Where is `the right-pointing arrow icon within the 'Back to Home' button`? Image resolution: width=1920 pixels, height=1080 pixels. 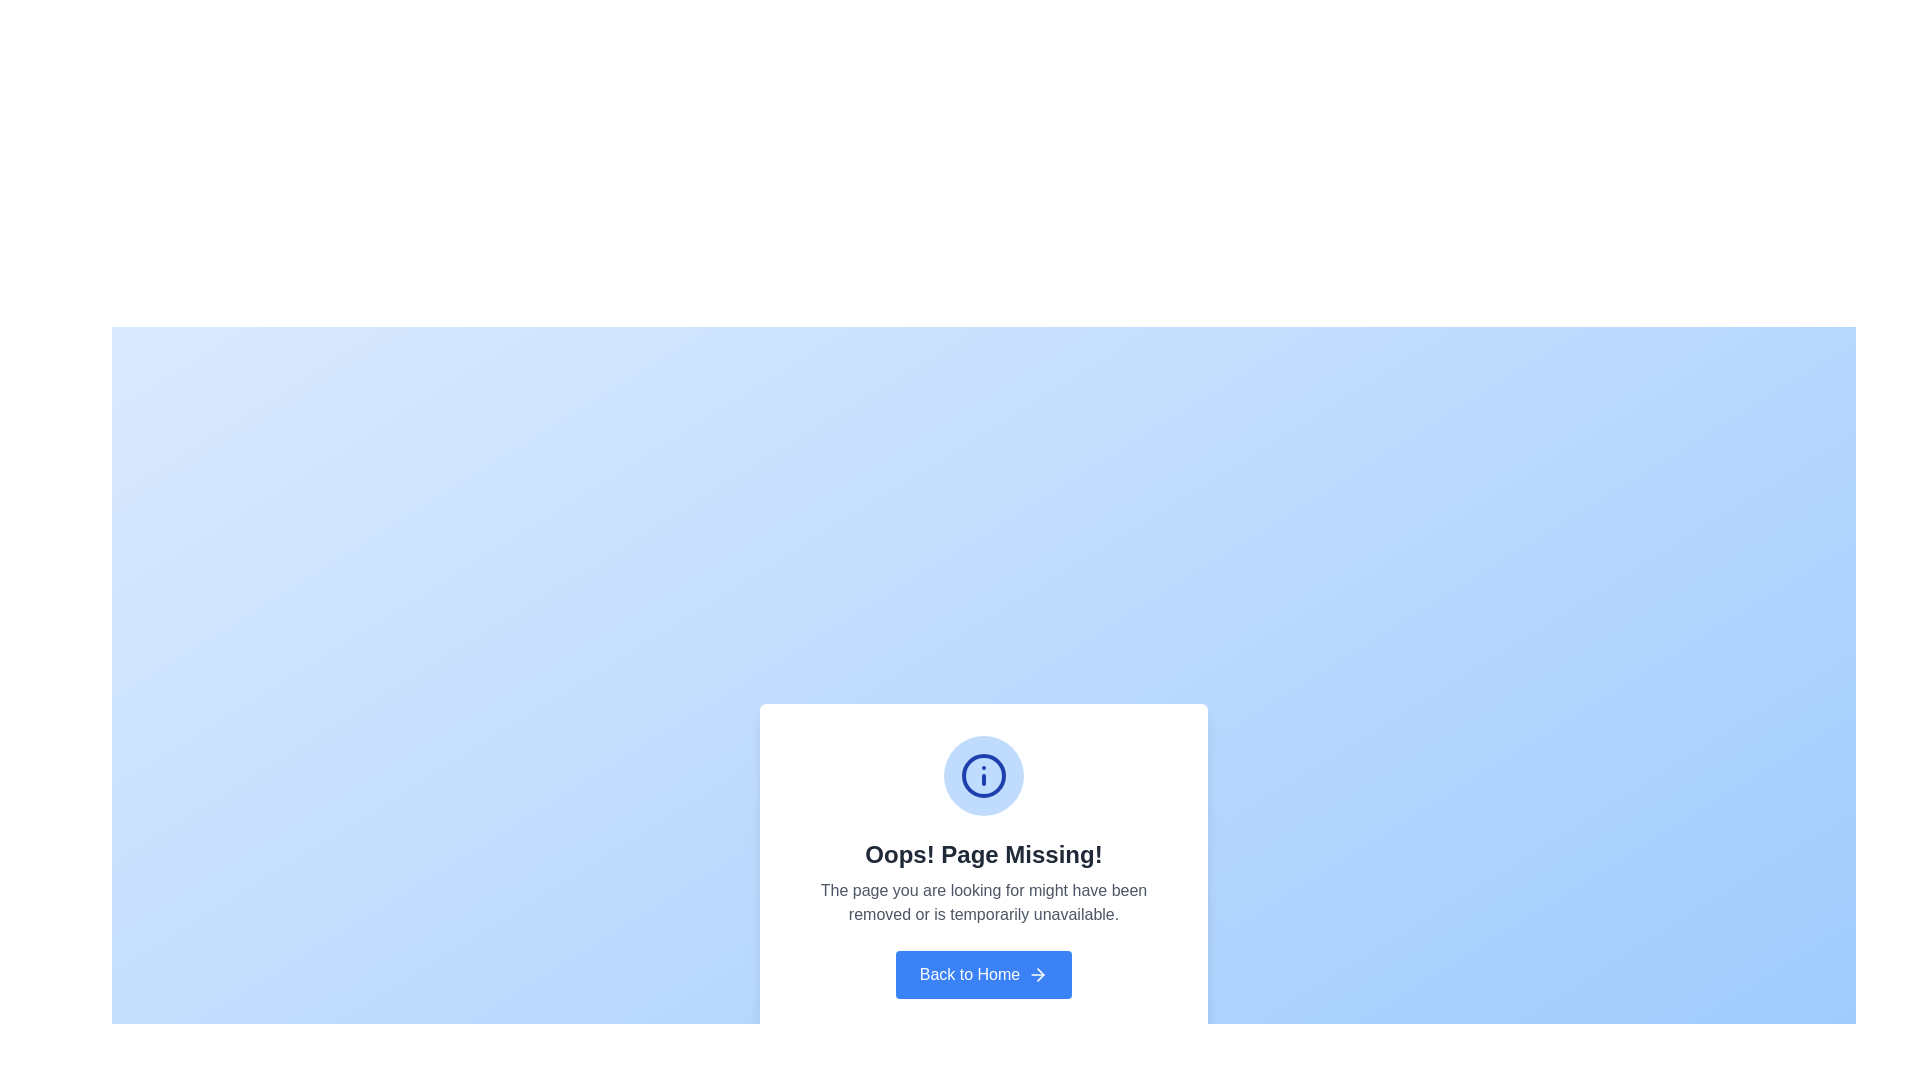
the right-pointing arrow icon within the 'Back to Home' button is located at coordinates (1040, 973).